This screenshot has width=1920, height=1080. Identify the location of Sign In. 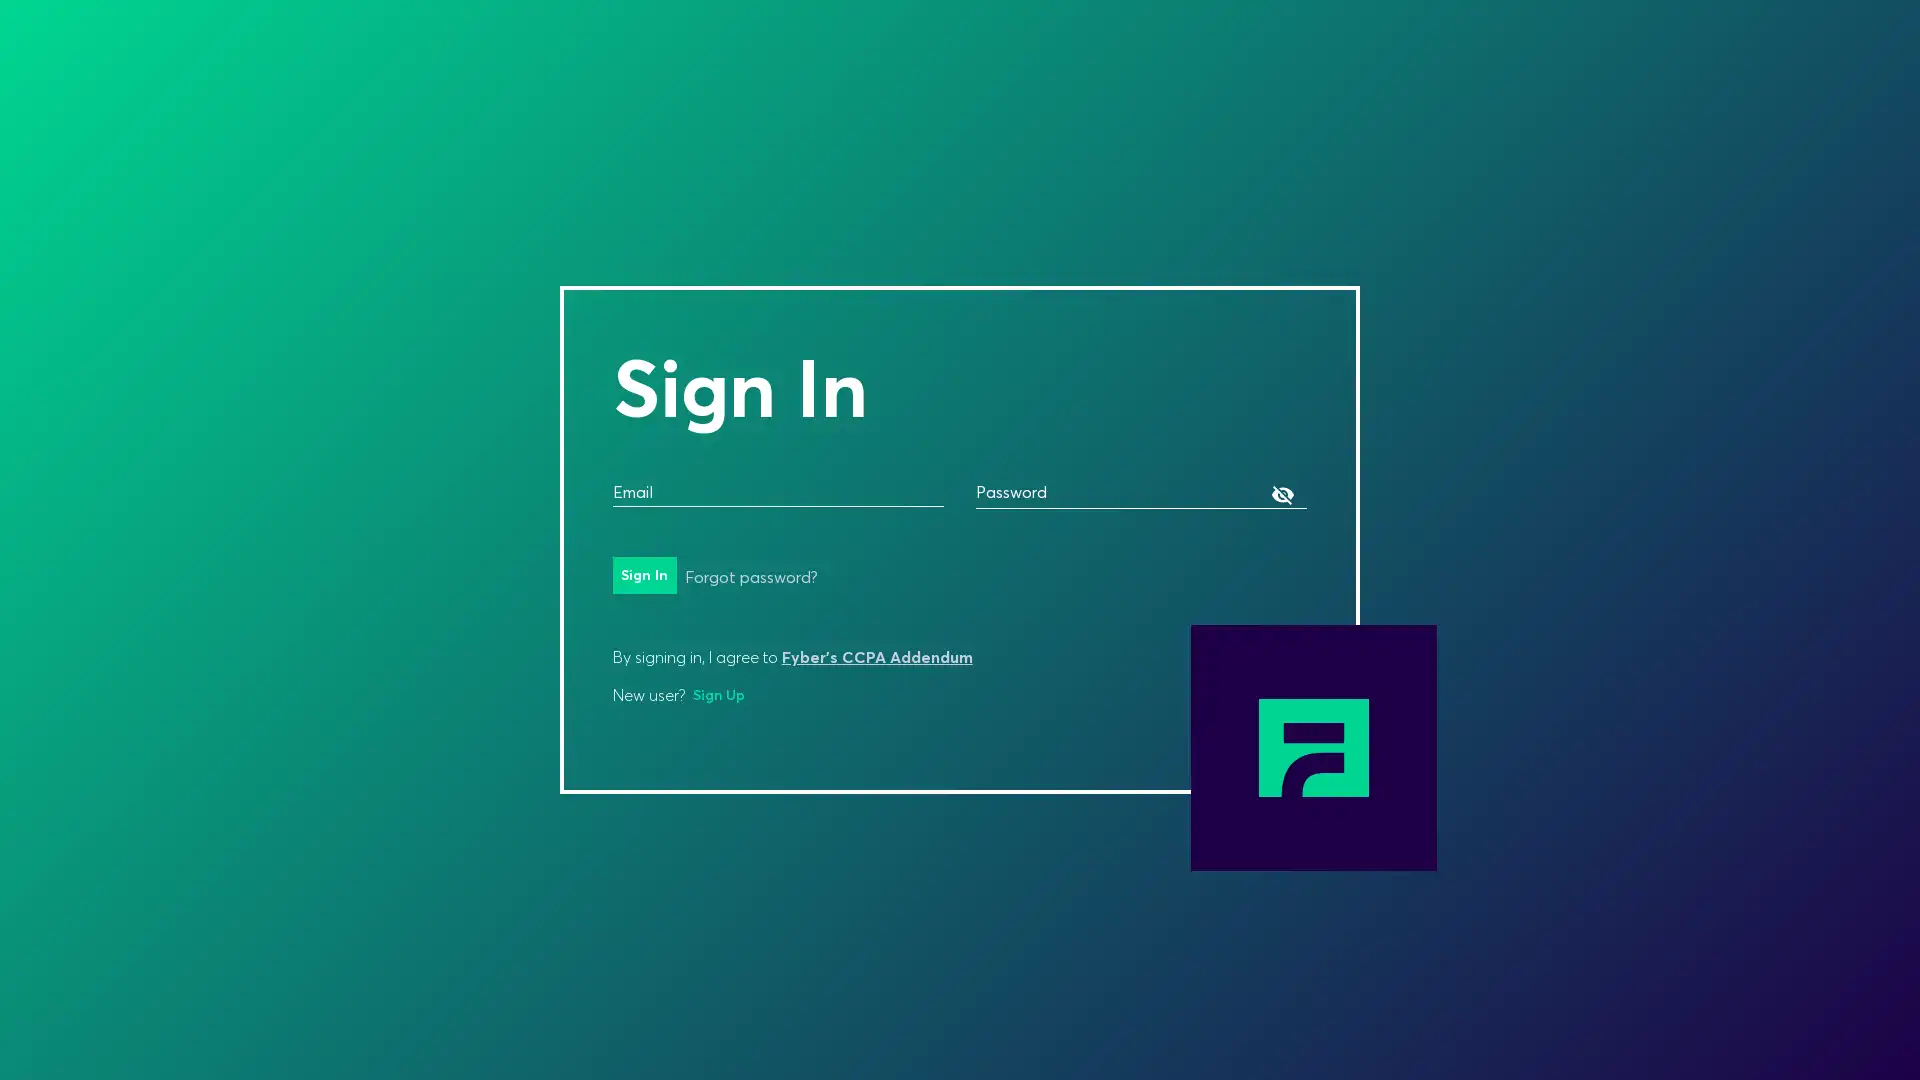
(643, 574).